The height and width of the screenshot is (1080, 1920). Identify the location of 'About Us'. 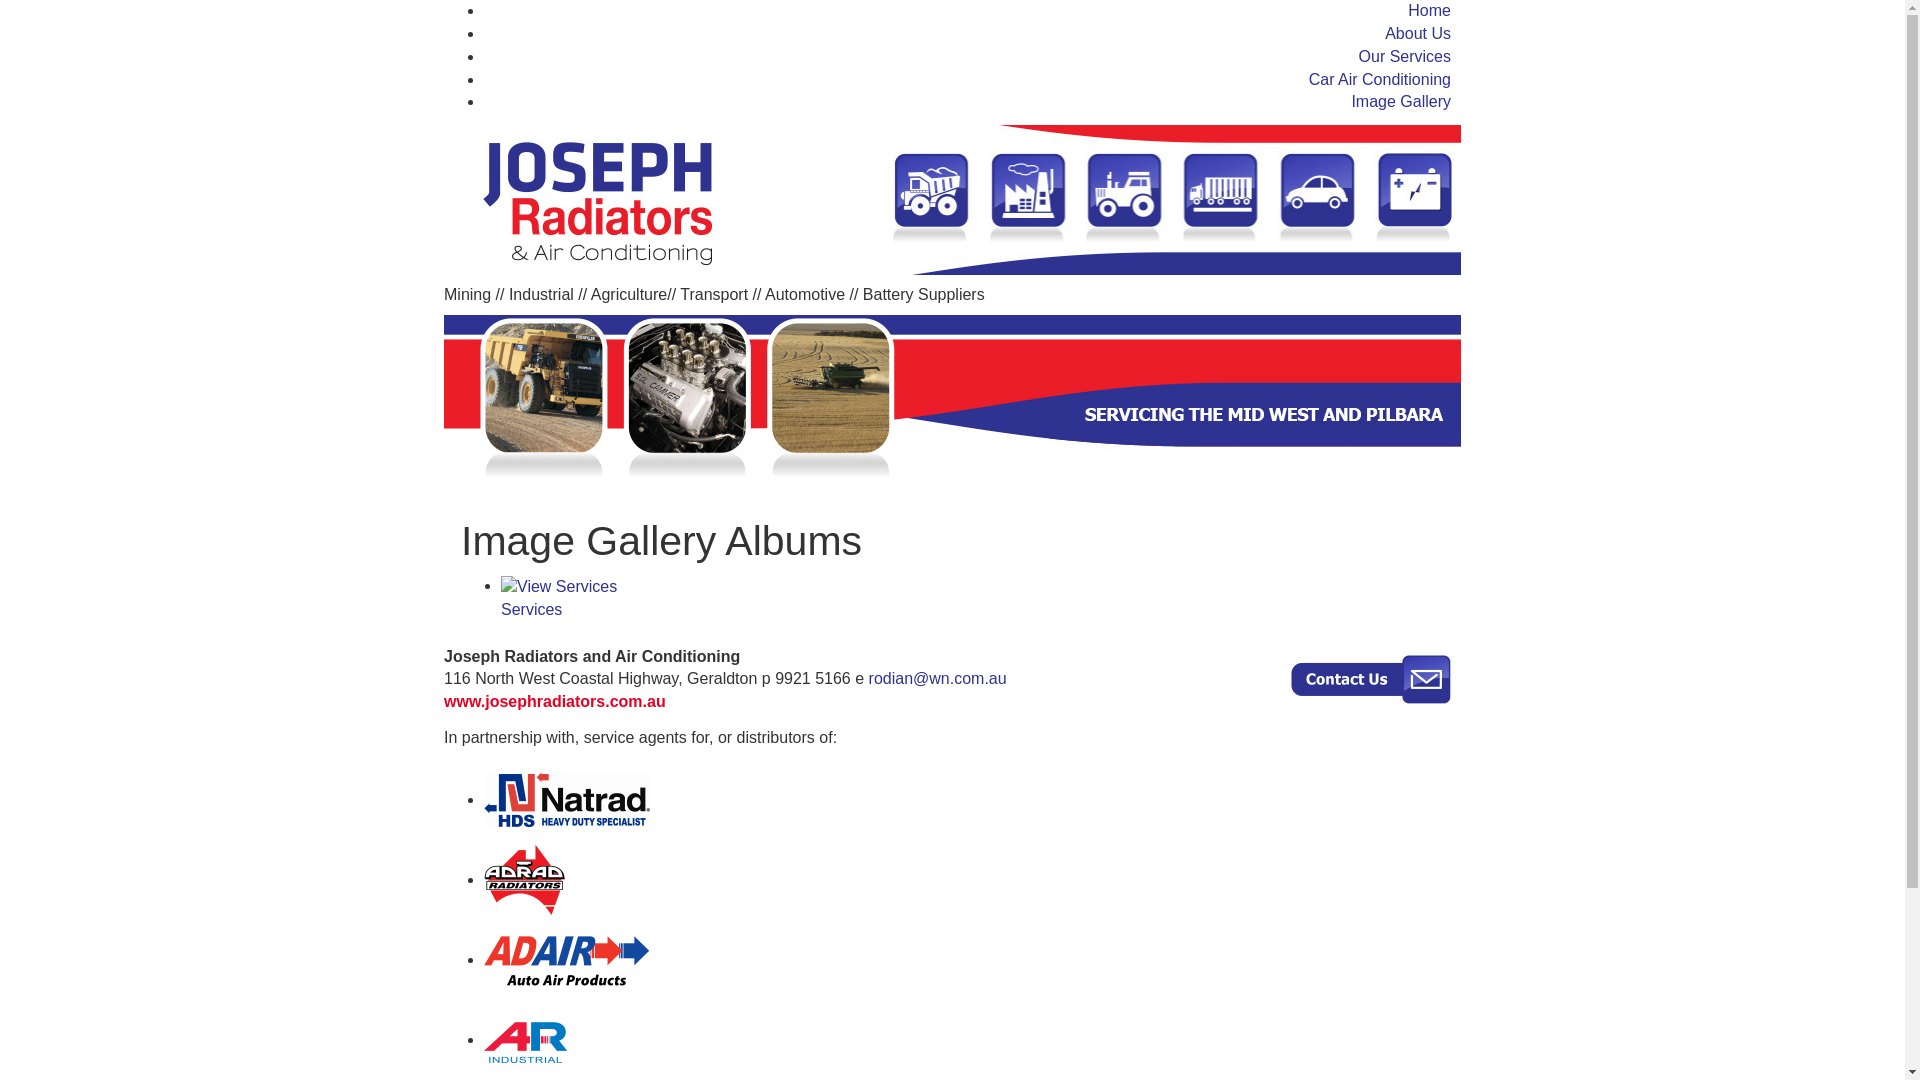
(1416, 33).